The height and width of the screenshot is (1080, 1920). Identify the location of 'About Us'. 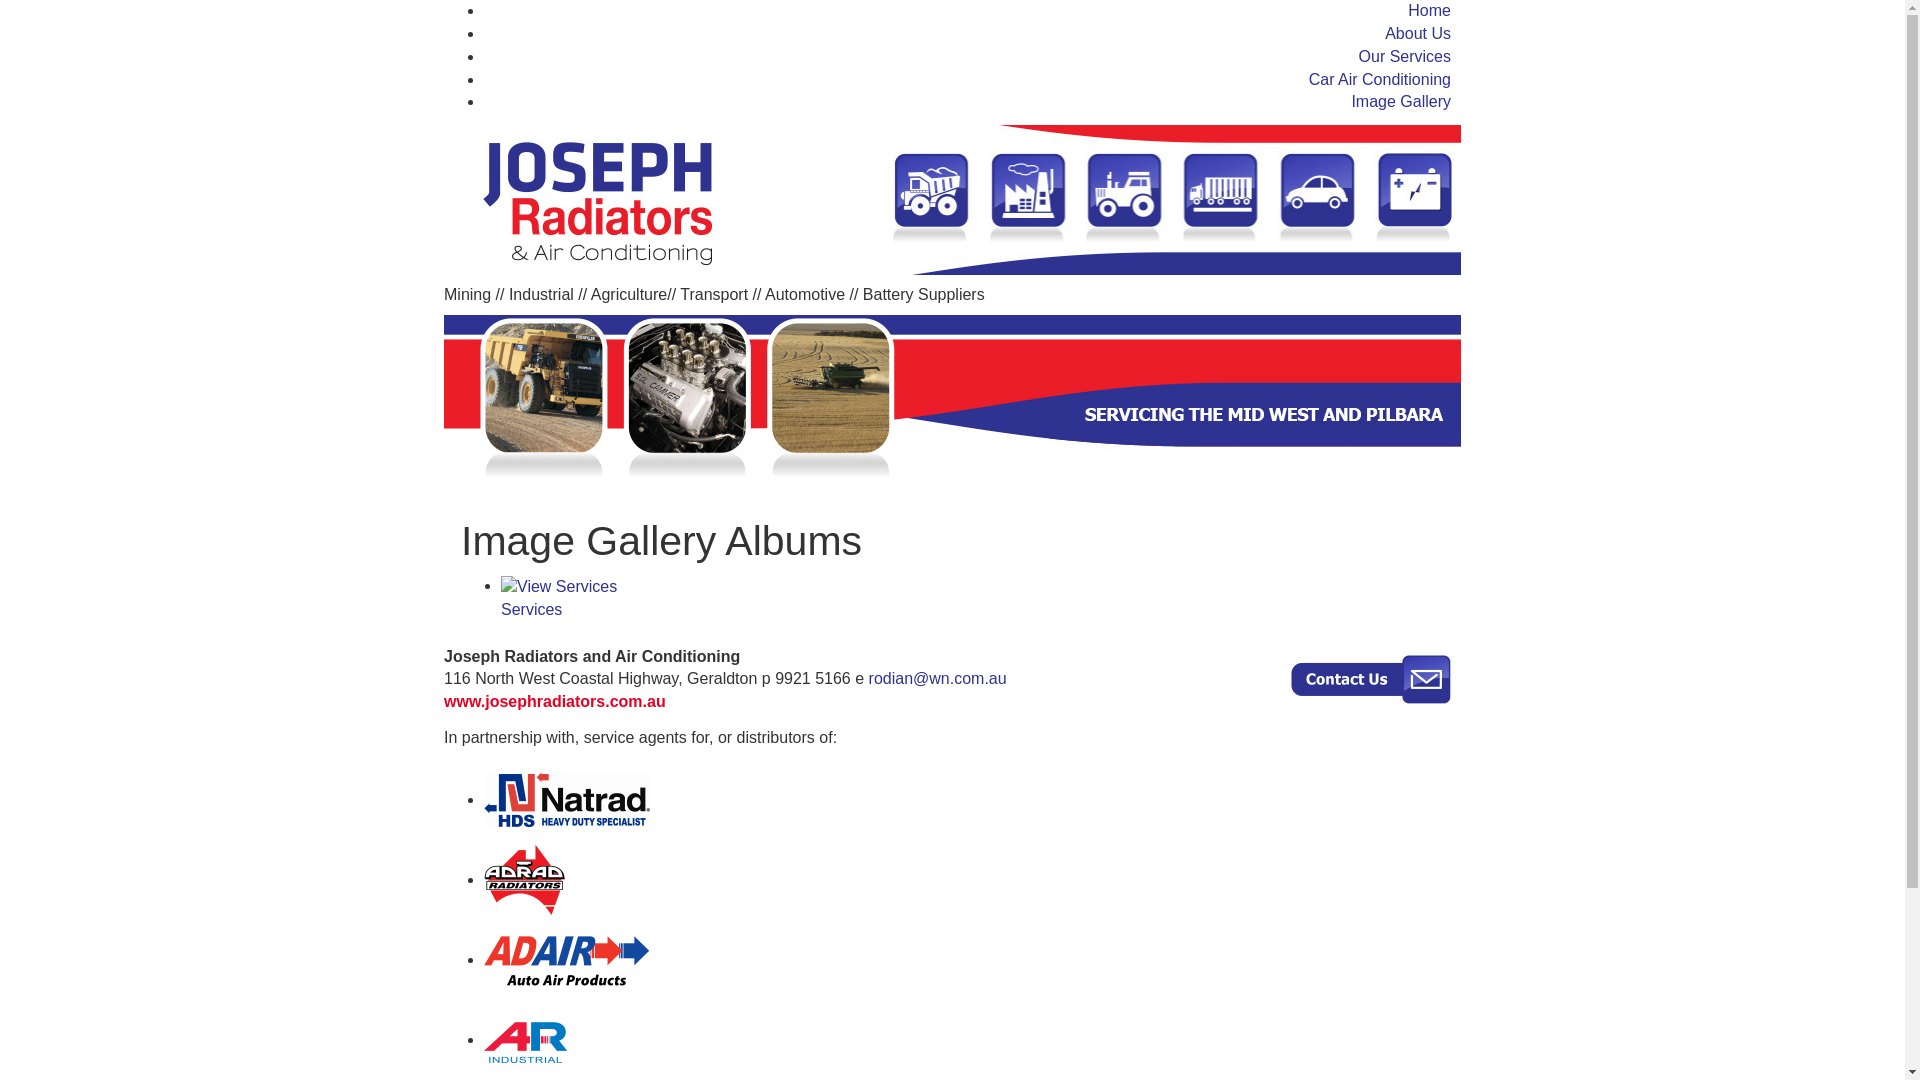
(1416, 33).